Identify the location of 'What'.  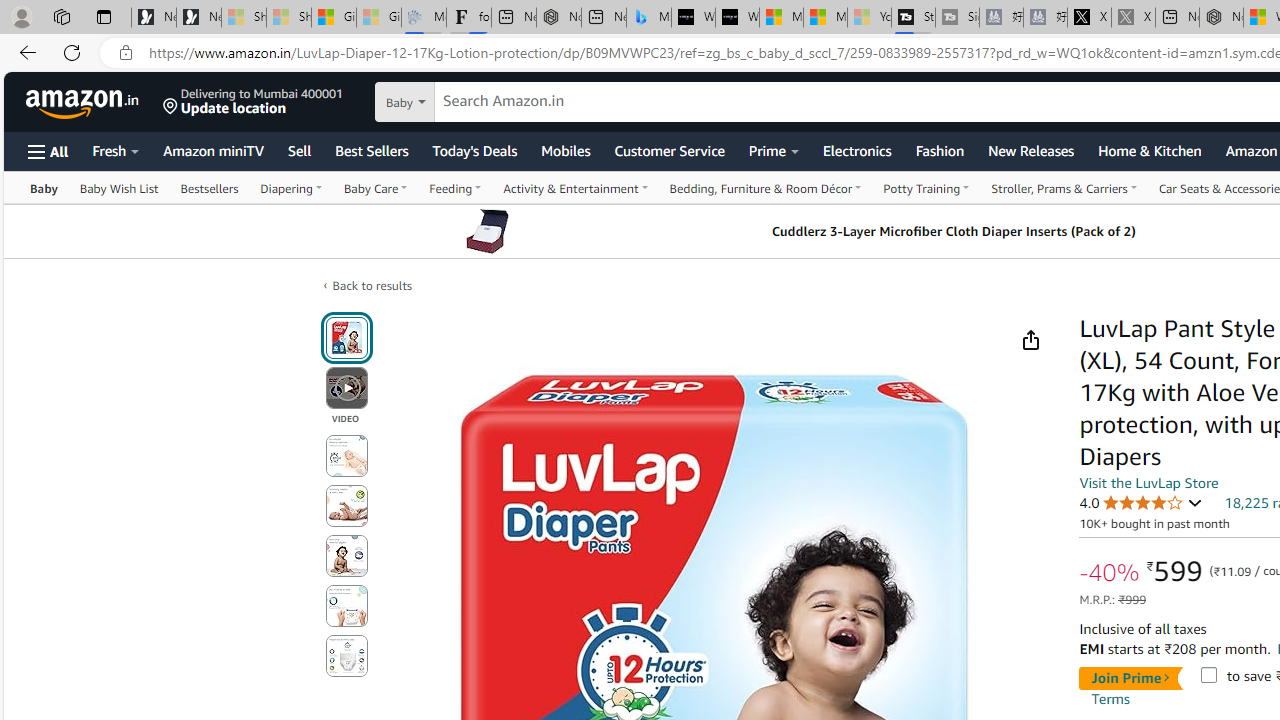
(736, 17).